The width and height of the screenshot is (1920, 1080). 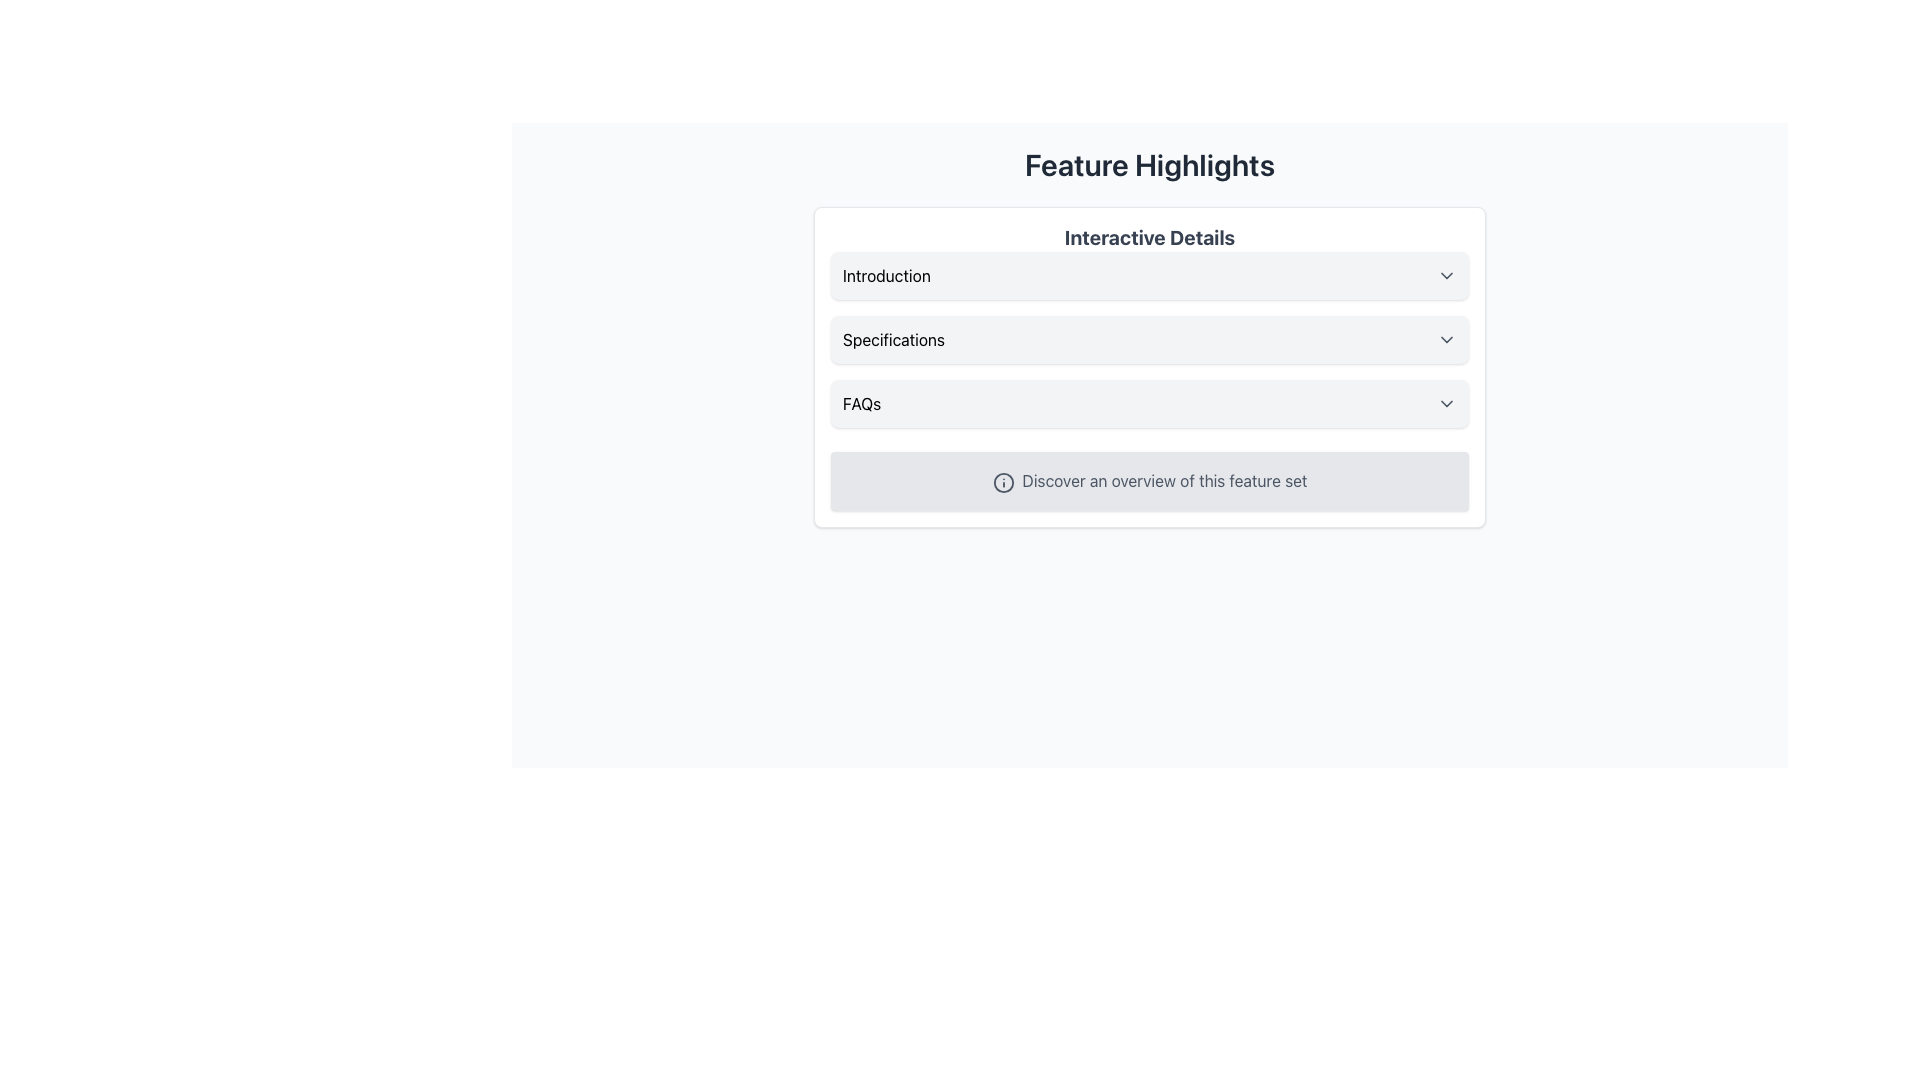 I want to click on the circular icon element with a dark outer border located to the left of the button labeled 'Discover an overview of this feature set', so click(x=1003, y=482).